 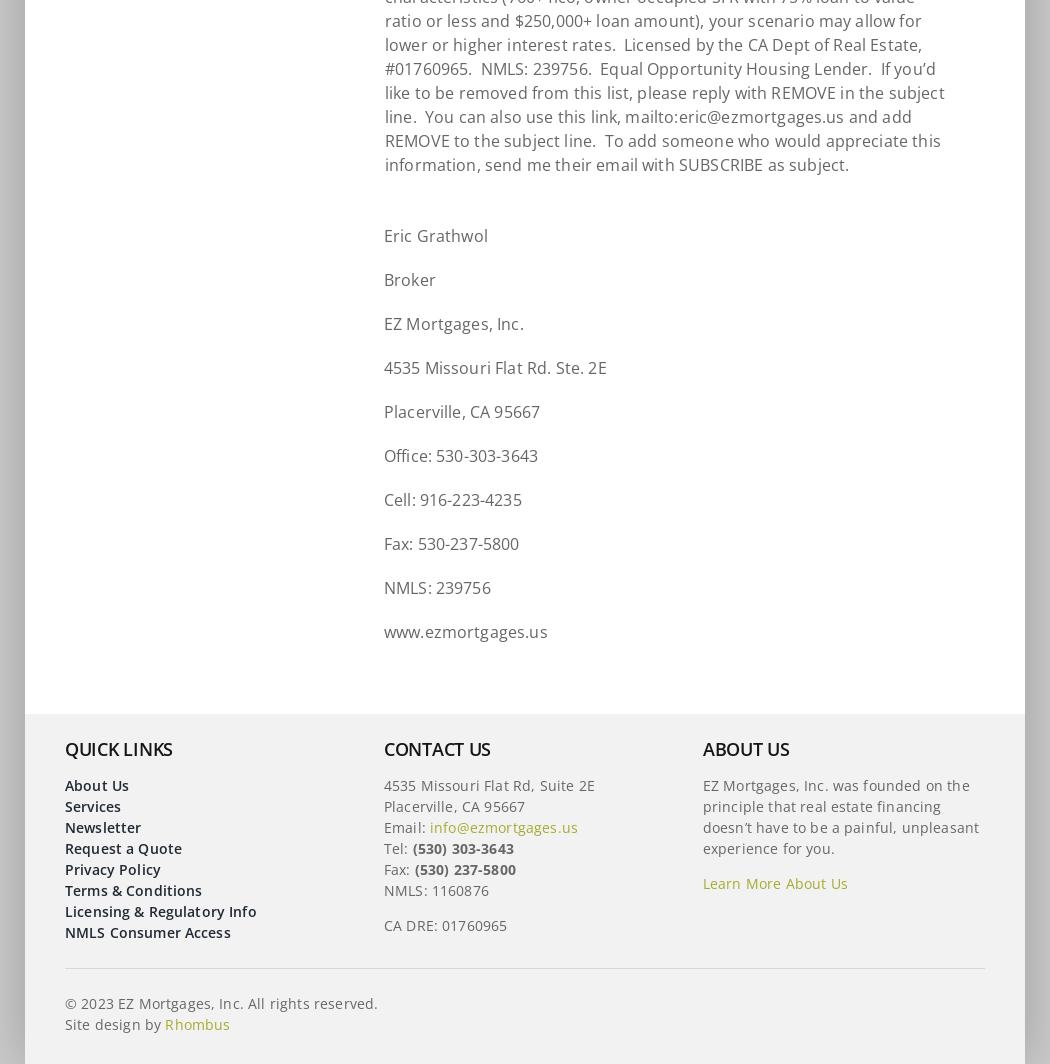 What do you see at coordinates (398, 869) in the screenshot?
I see `'Fax:'` at bounding box center [398, 869].